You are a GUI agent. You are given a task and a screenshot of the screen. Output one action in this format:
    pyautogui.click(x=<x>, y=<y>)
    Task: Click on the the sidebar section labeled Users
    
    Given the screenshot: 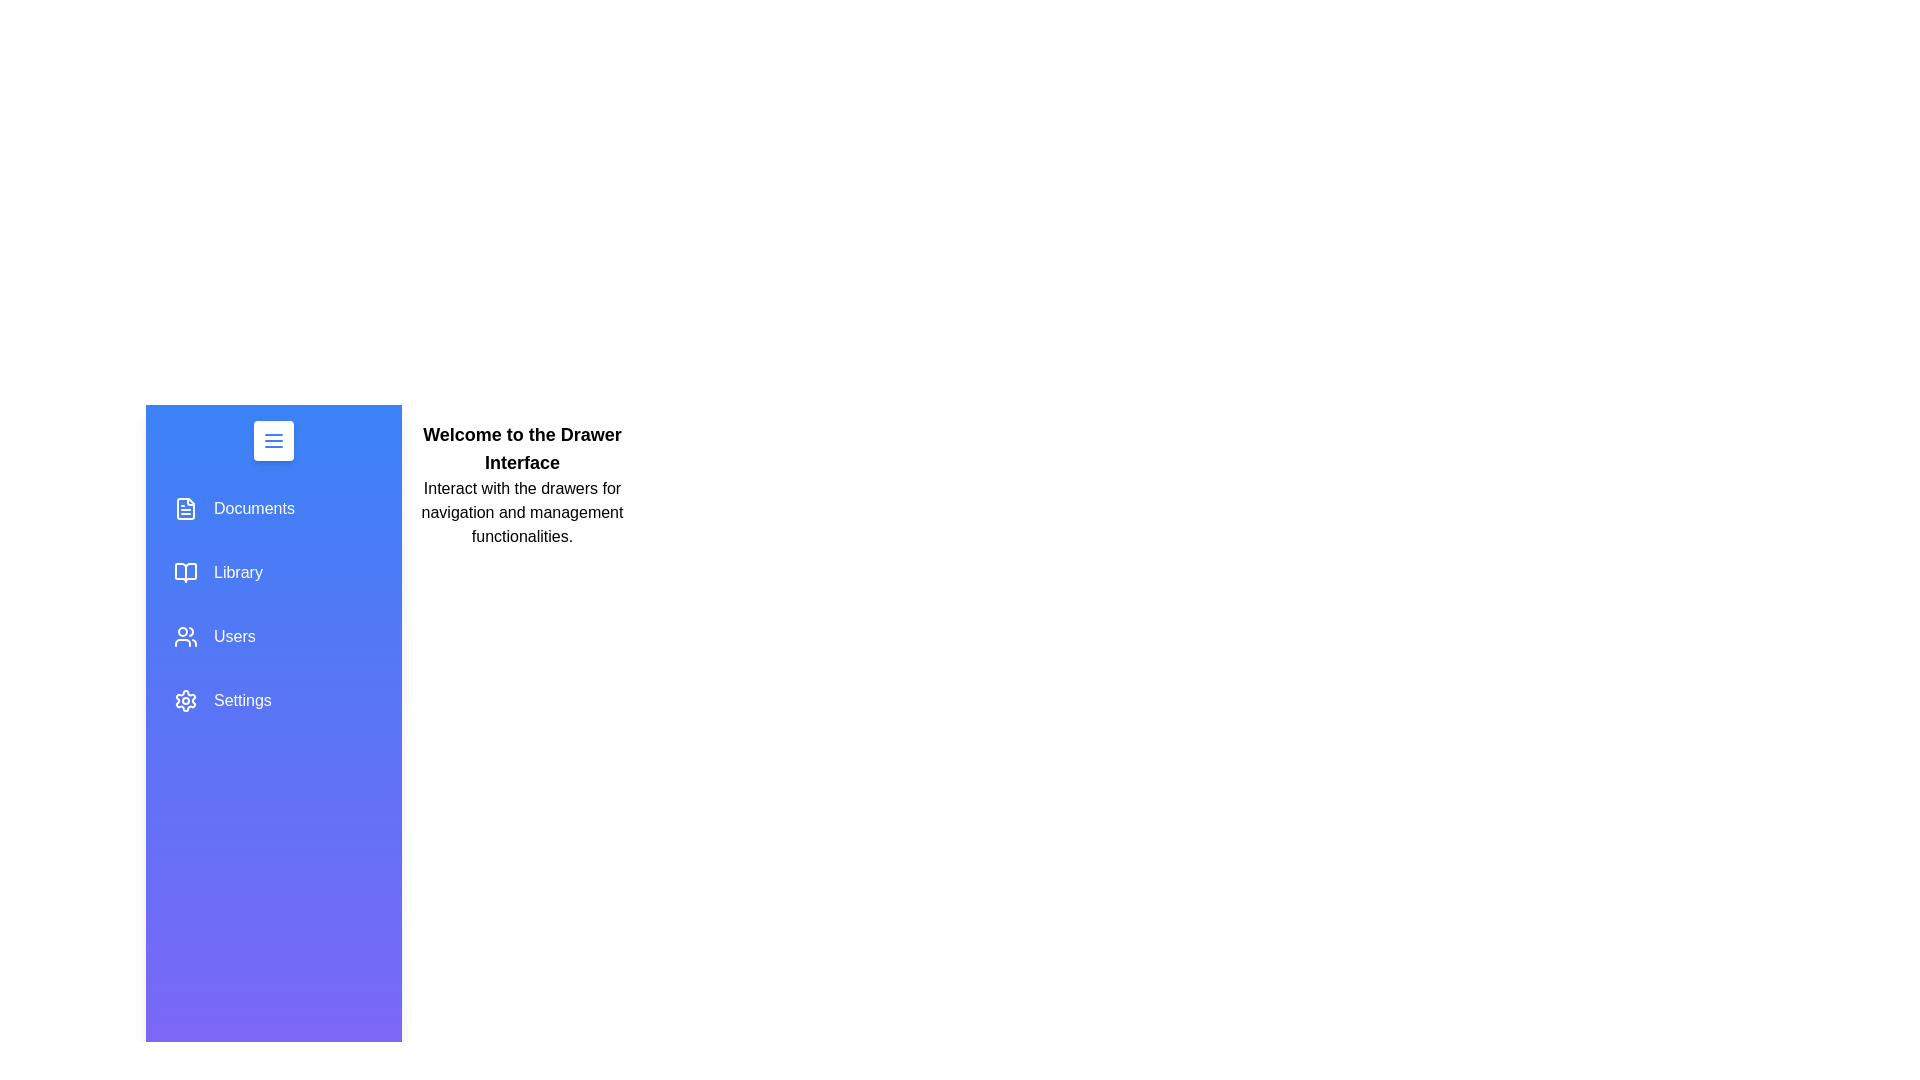 What is the action you would take?
    pyautogui.click(x=272, y=636)
    